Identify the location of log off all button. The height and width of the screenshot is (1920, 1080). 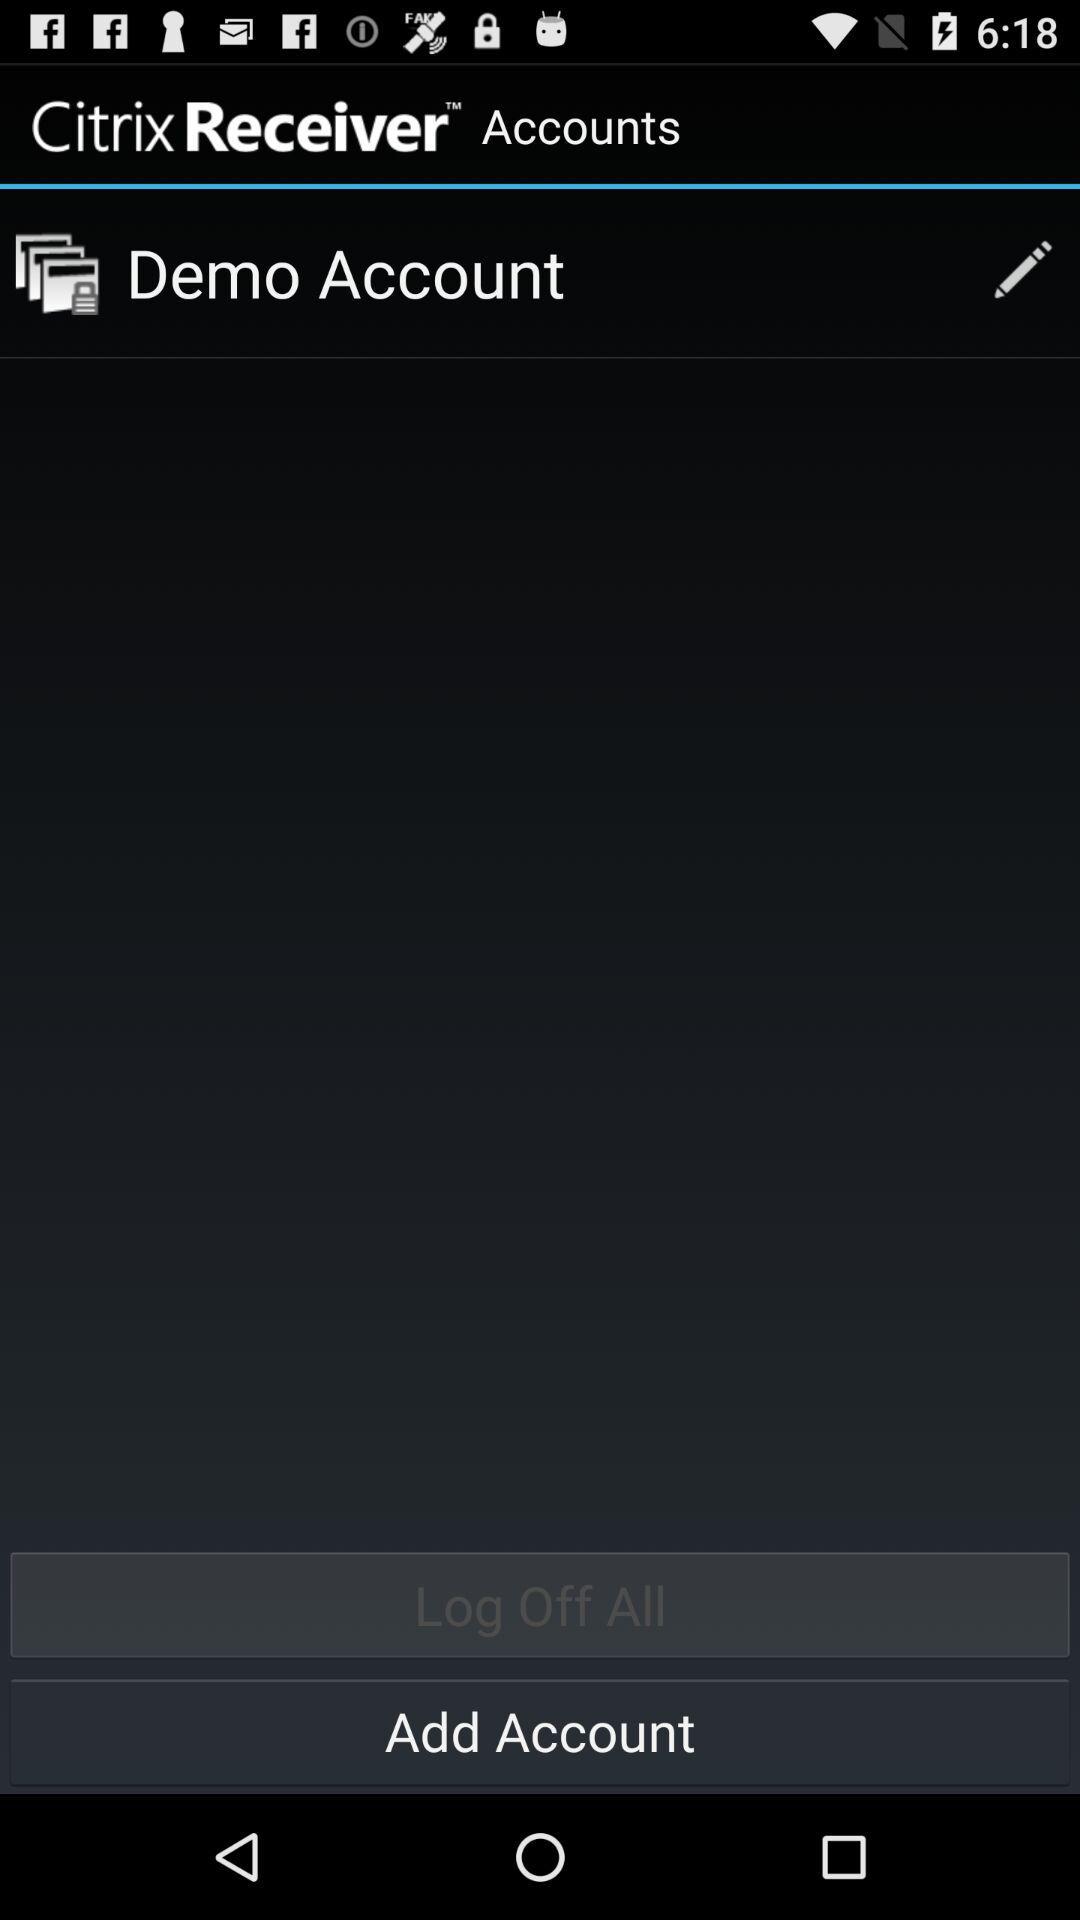
(540, 1604).